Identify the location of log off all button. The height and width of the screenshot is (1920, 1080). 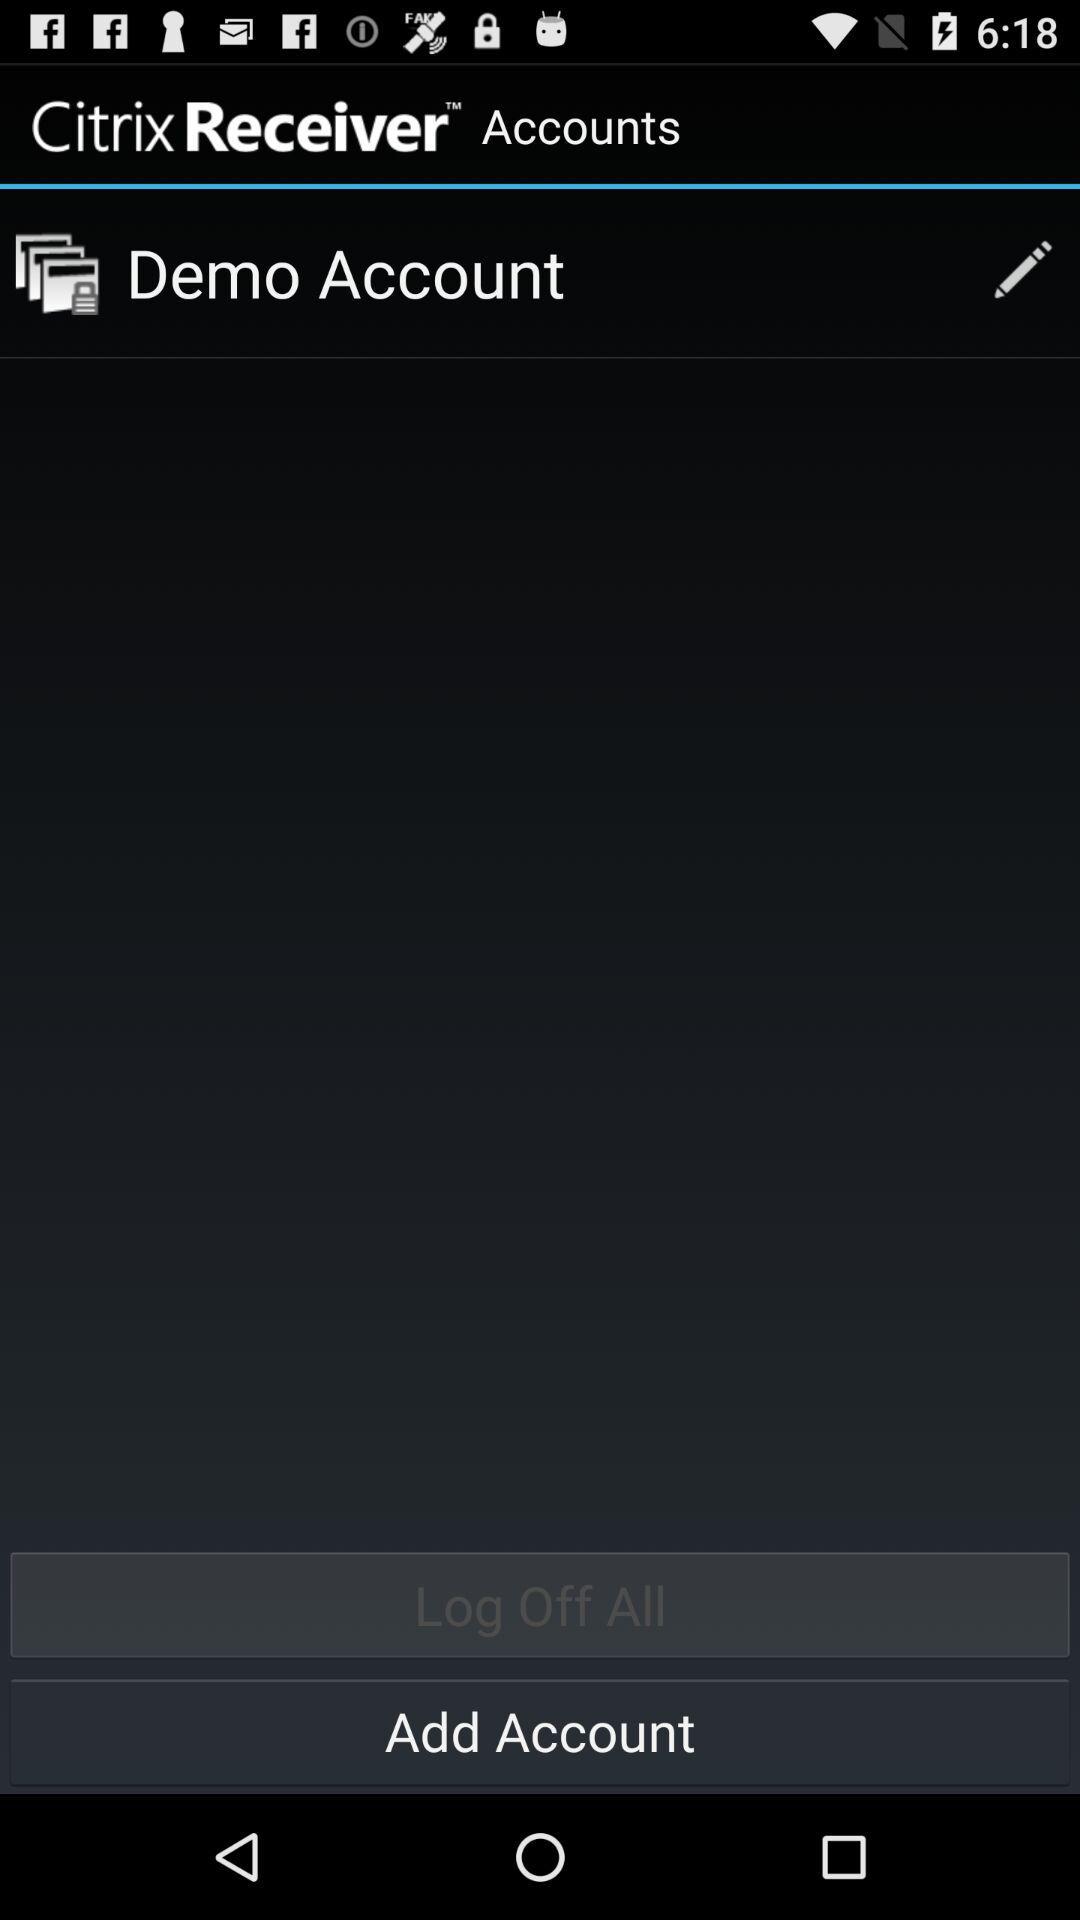
(540, 1604).